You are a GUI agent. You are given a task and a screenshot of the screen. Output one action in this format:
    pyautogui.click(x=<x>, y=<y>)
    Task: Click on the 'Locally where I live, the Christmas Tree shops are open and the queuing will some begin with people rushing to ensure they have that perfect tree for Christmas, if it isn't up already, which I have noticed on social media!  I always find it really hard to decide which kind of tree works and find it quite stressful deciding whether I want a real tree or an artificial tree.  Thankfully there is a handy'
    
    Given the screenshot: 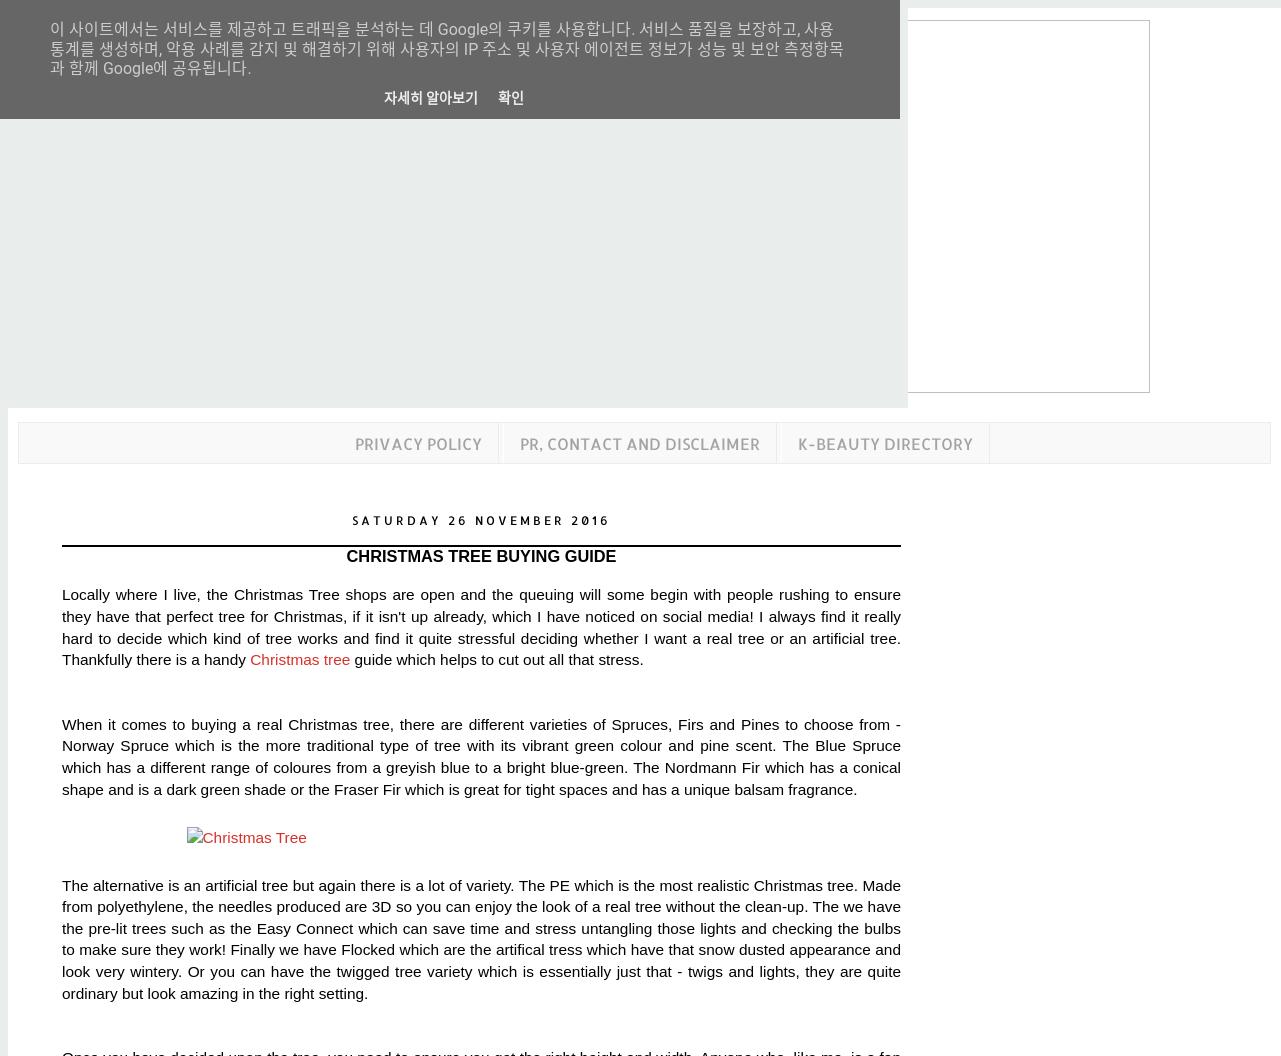 What is the action you would take?
    pyautogui.click(x=62, y=626)
    